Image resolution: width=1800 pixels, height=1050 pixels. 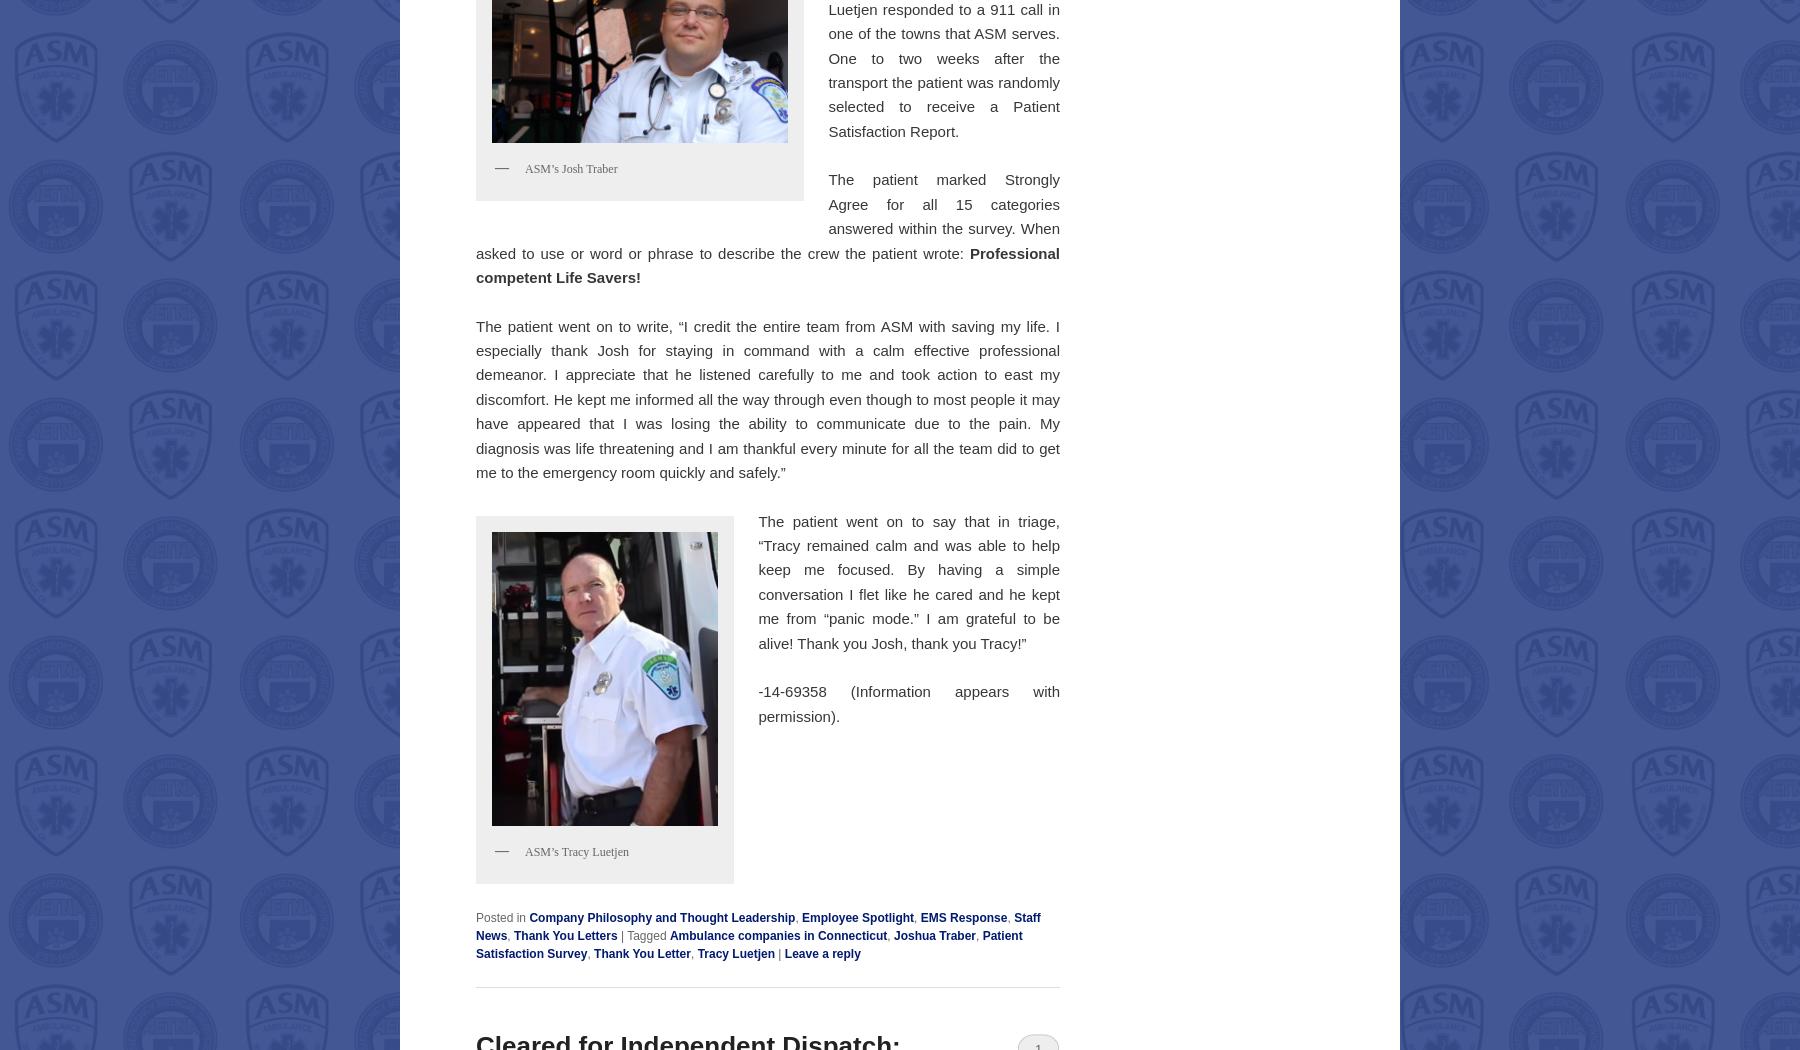 What do you see at coordinates (570, 169) in the screenshot?
I see `'ASM’s Josh Traber'` at bounding box center [570, 169].